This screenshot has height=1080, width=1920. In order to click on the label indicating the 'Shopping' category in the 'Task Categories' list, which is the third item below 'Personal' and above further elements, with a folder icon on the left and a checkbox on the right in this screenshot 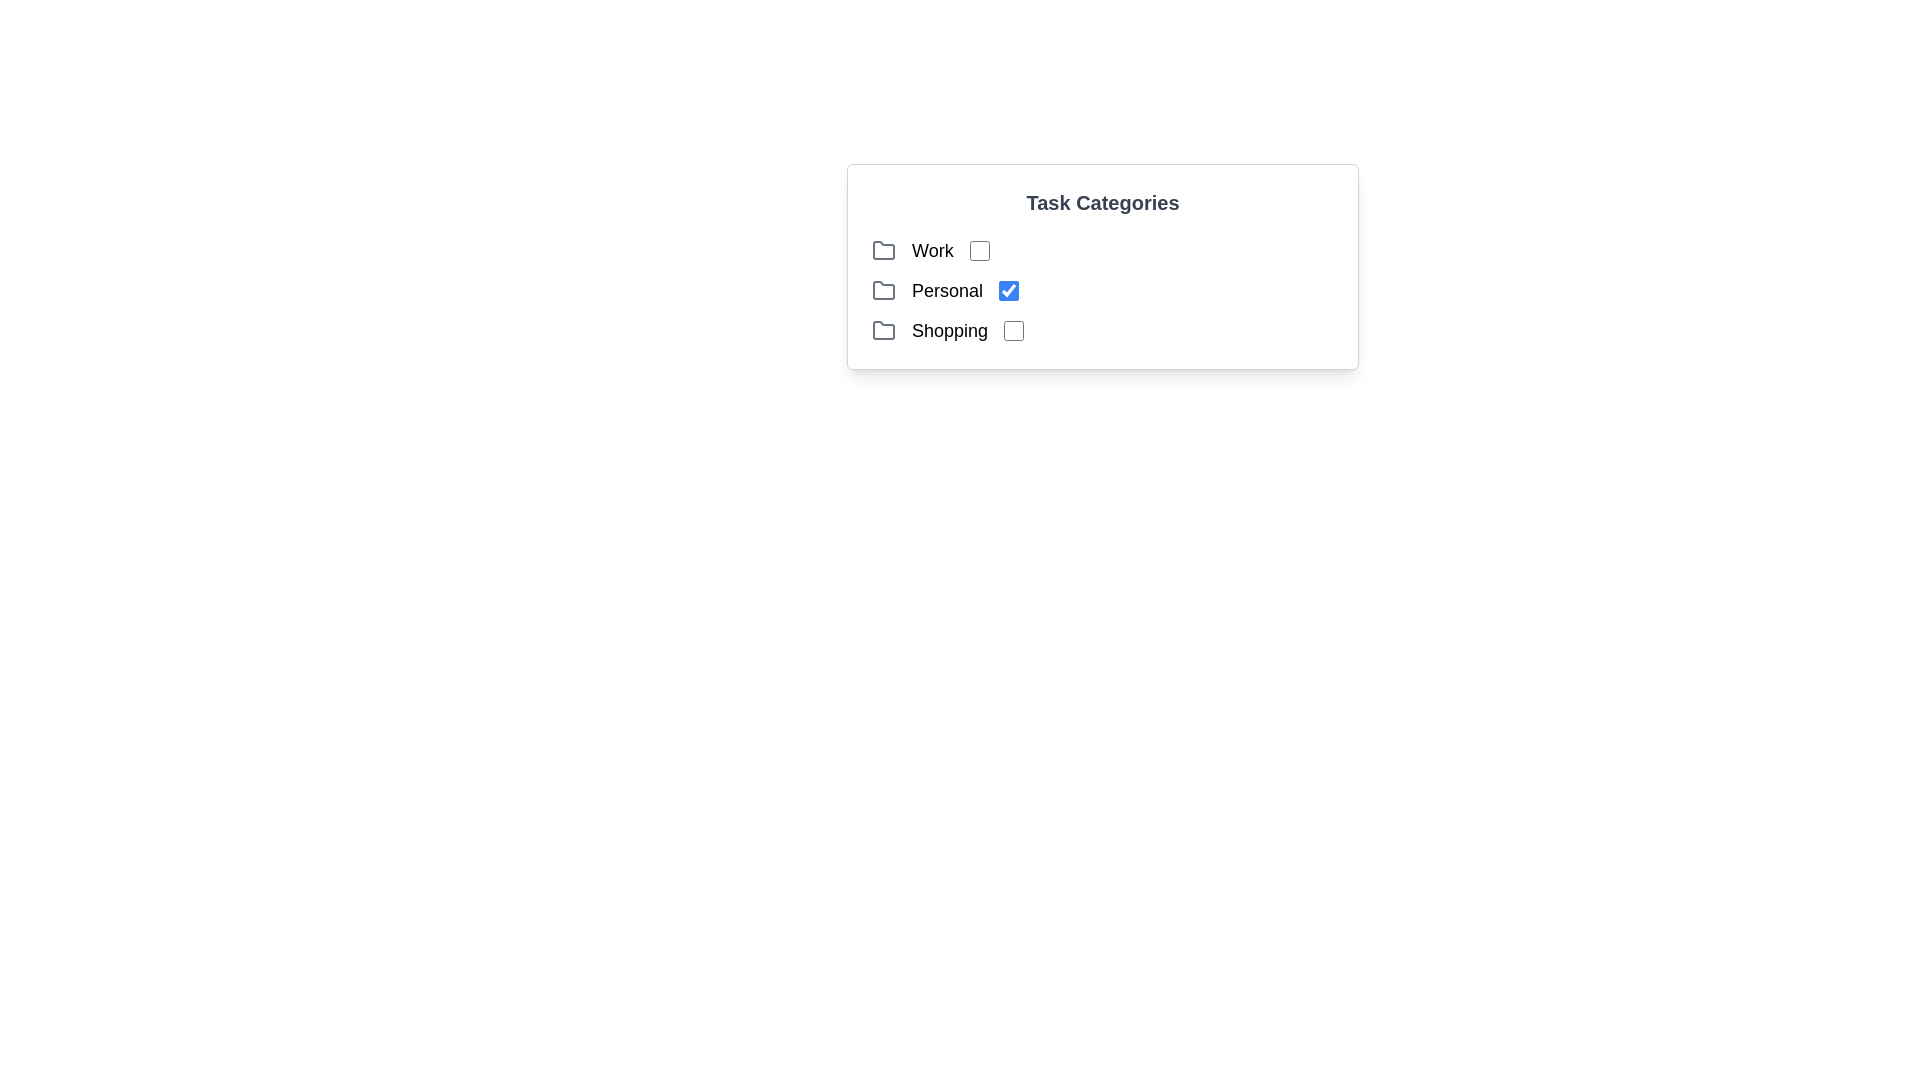, I will do `click(949, 330)`.